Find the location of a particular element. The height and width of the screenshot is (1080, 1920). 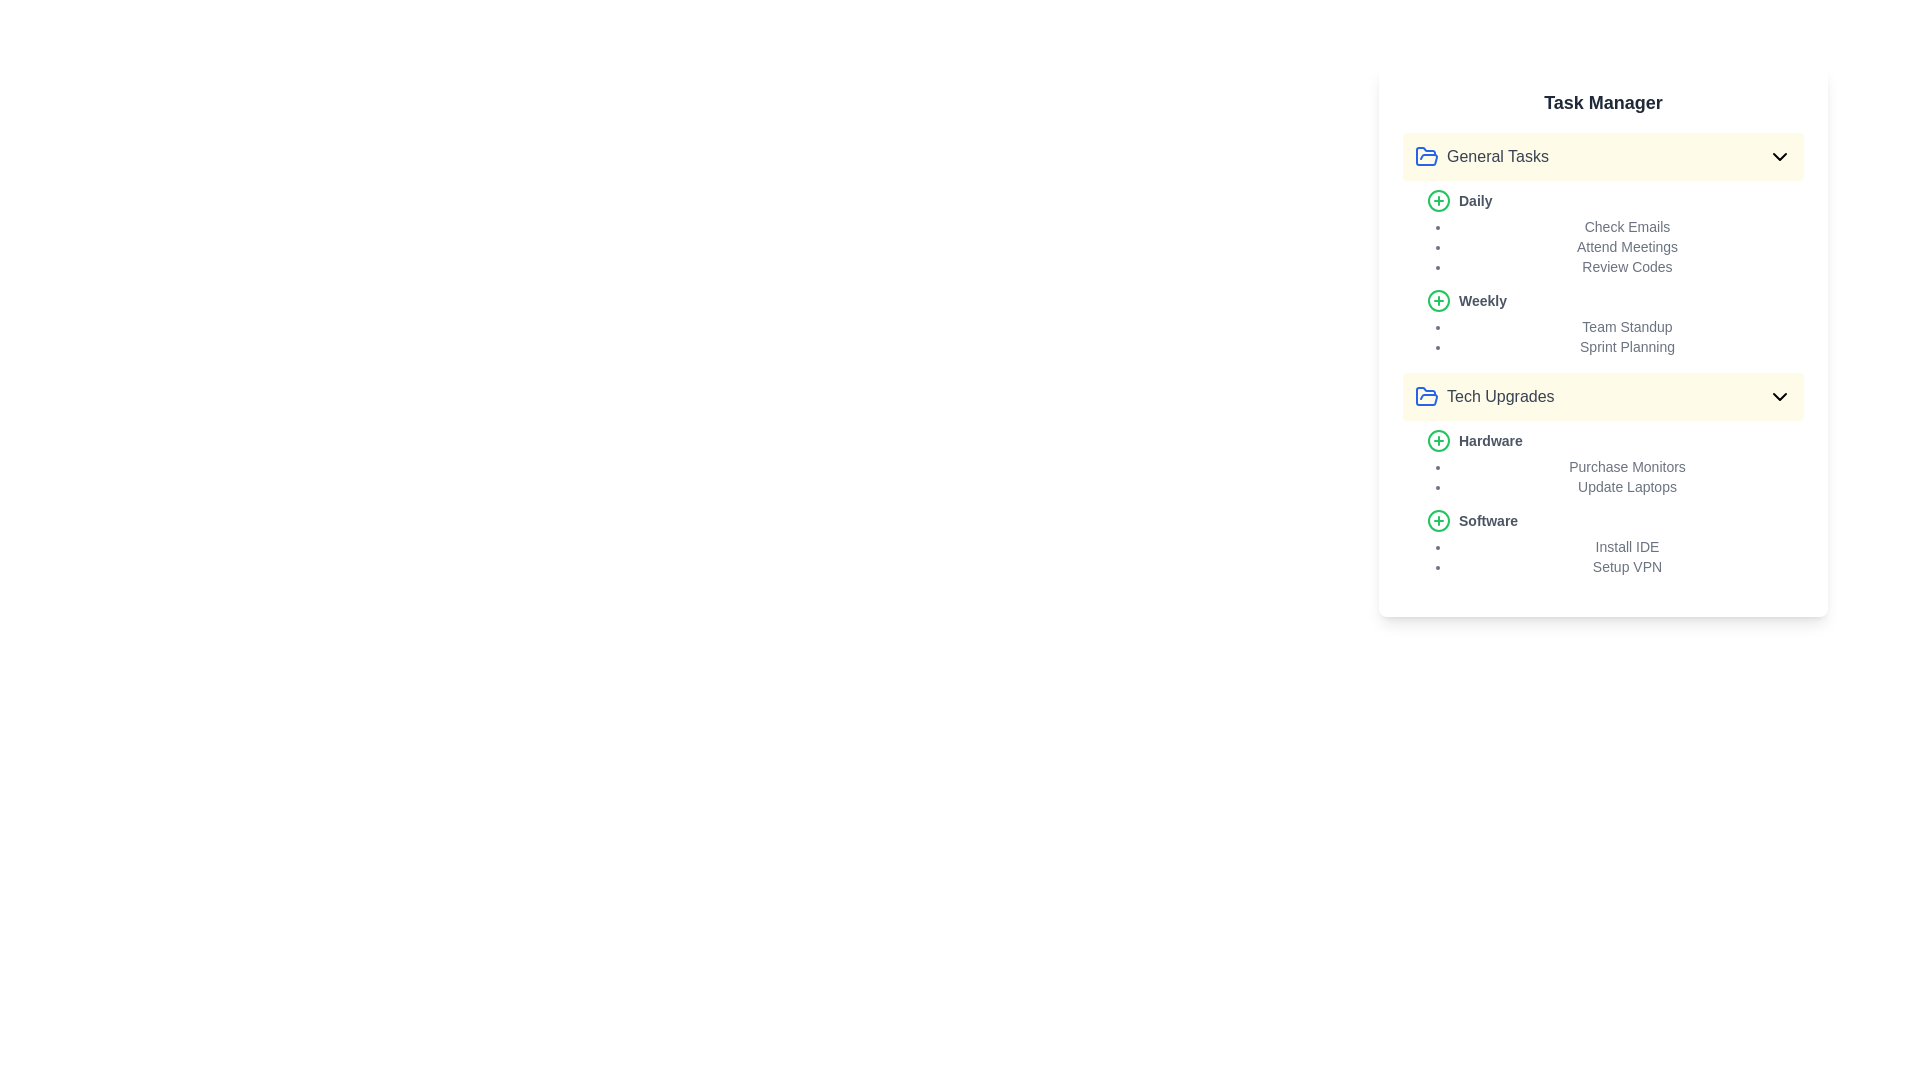

the blue folder icon with rounded corners located to the left of the 'General Tasks' text is located at coordinates (1425, 156).